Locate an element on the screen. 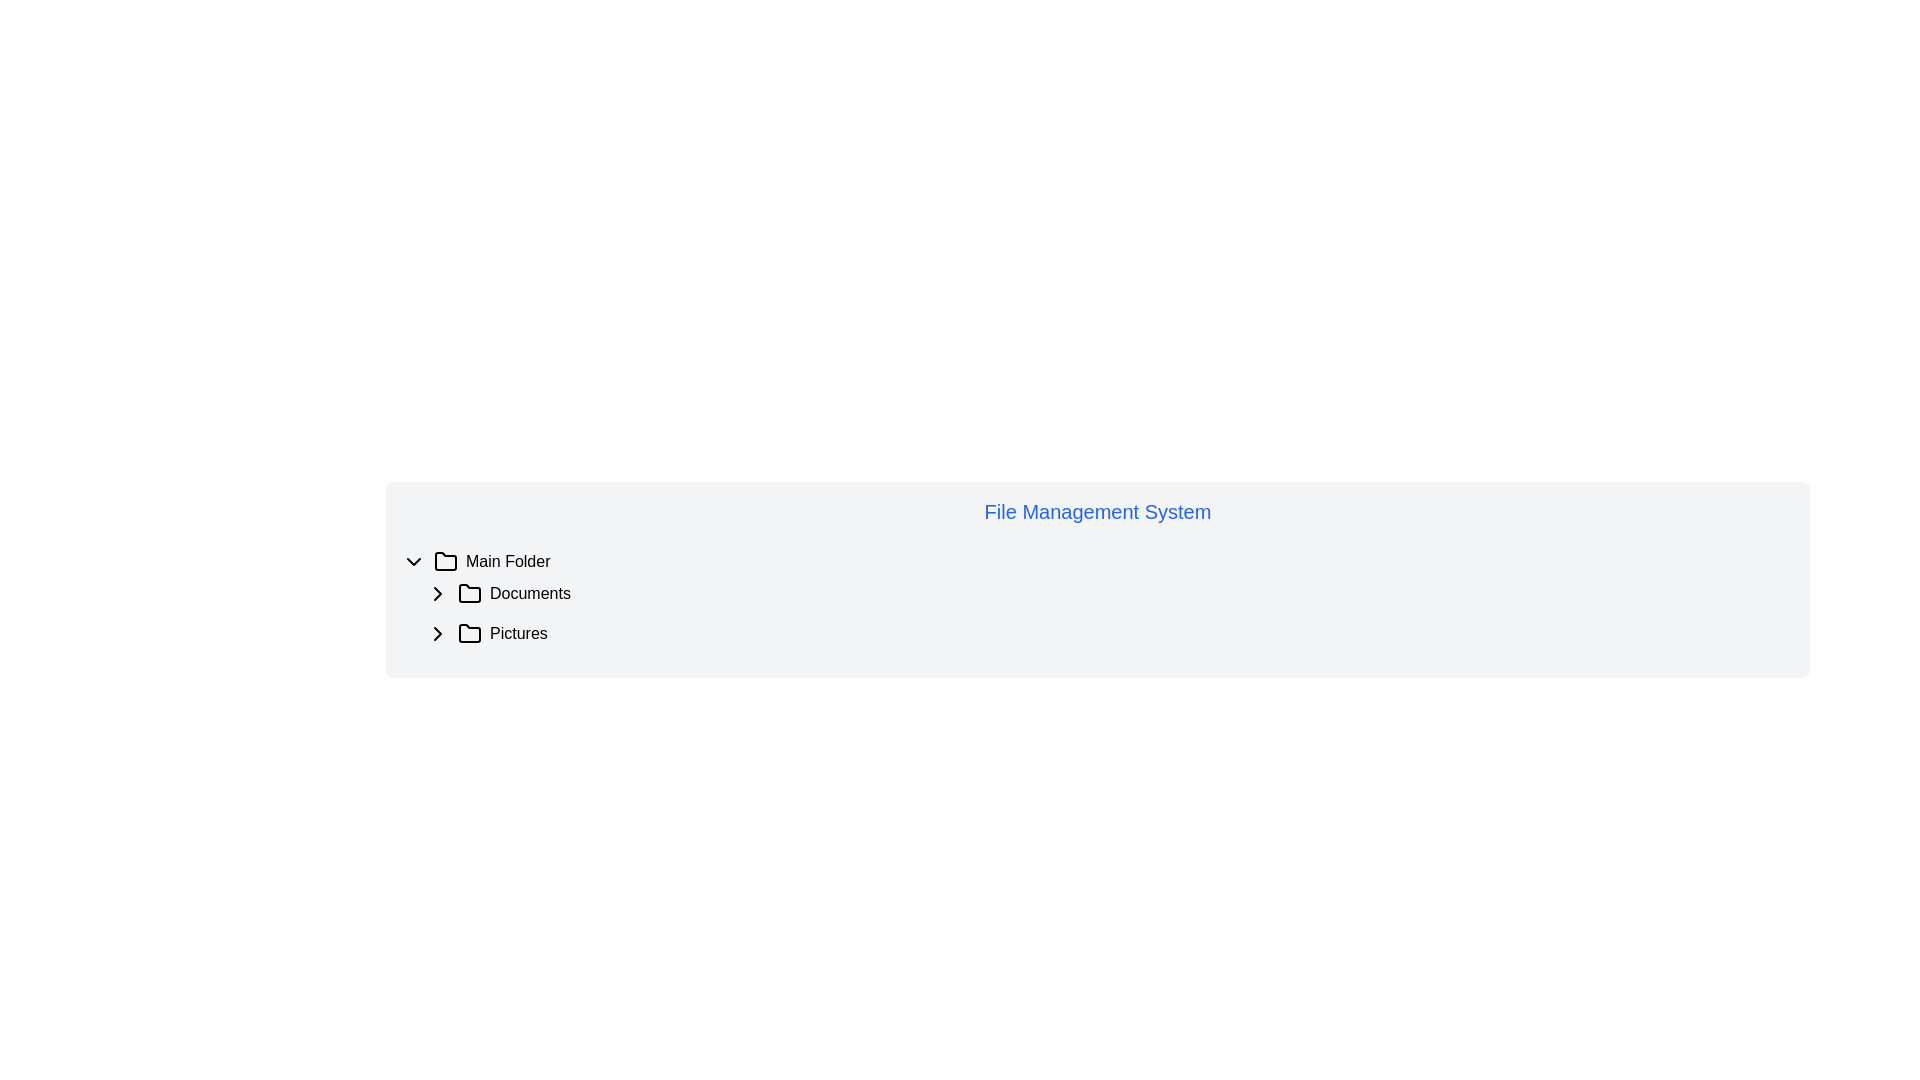 The height and width of the screenshot is (1080, 1920). text label displaying 'Documents' located in the center-right of the left-side navigation panel, underneath the 'Main Folder' section is located at coordinates (530, 593).